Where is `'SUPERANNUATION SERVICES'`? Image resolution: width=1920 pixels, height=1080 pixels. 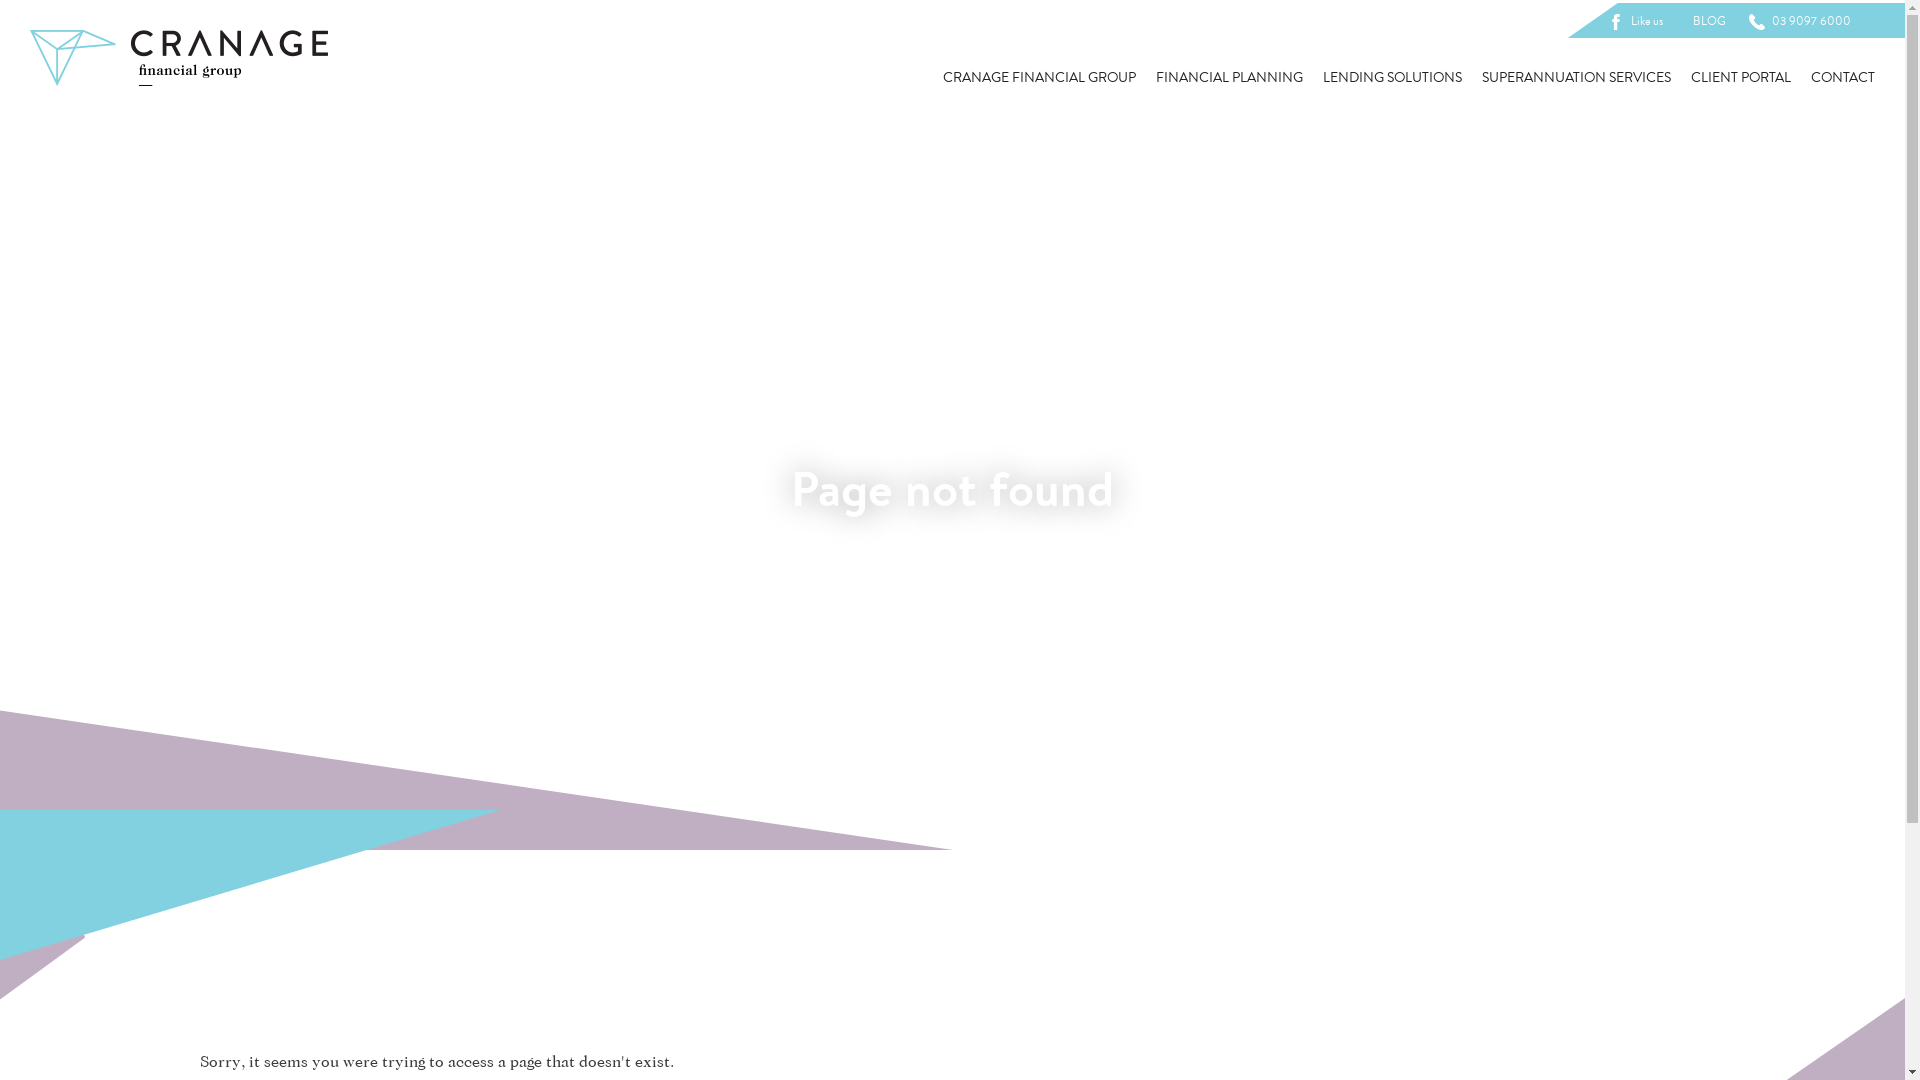
'SUPERANNUATION SERVICES' is located at coordinates (1575, 77).